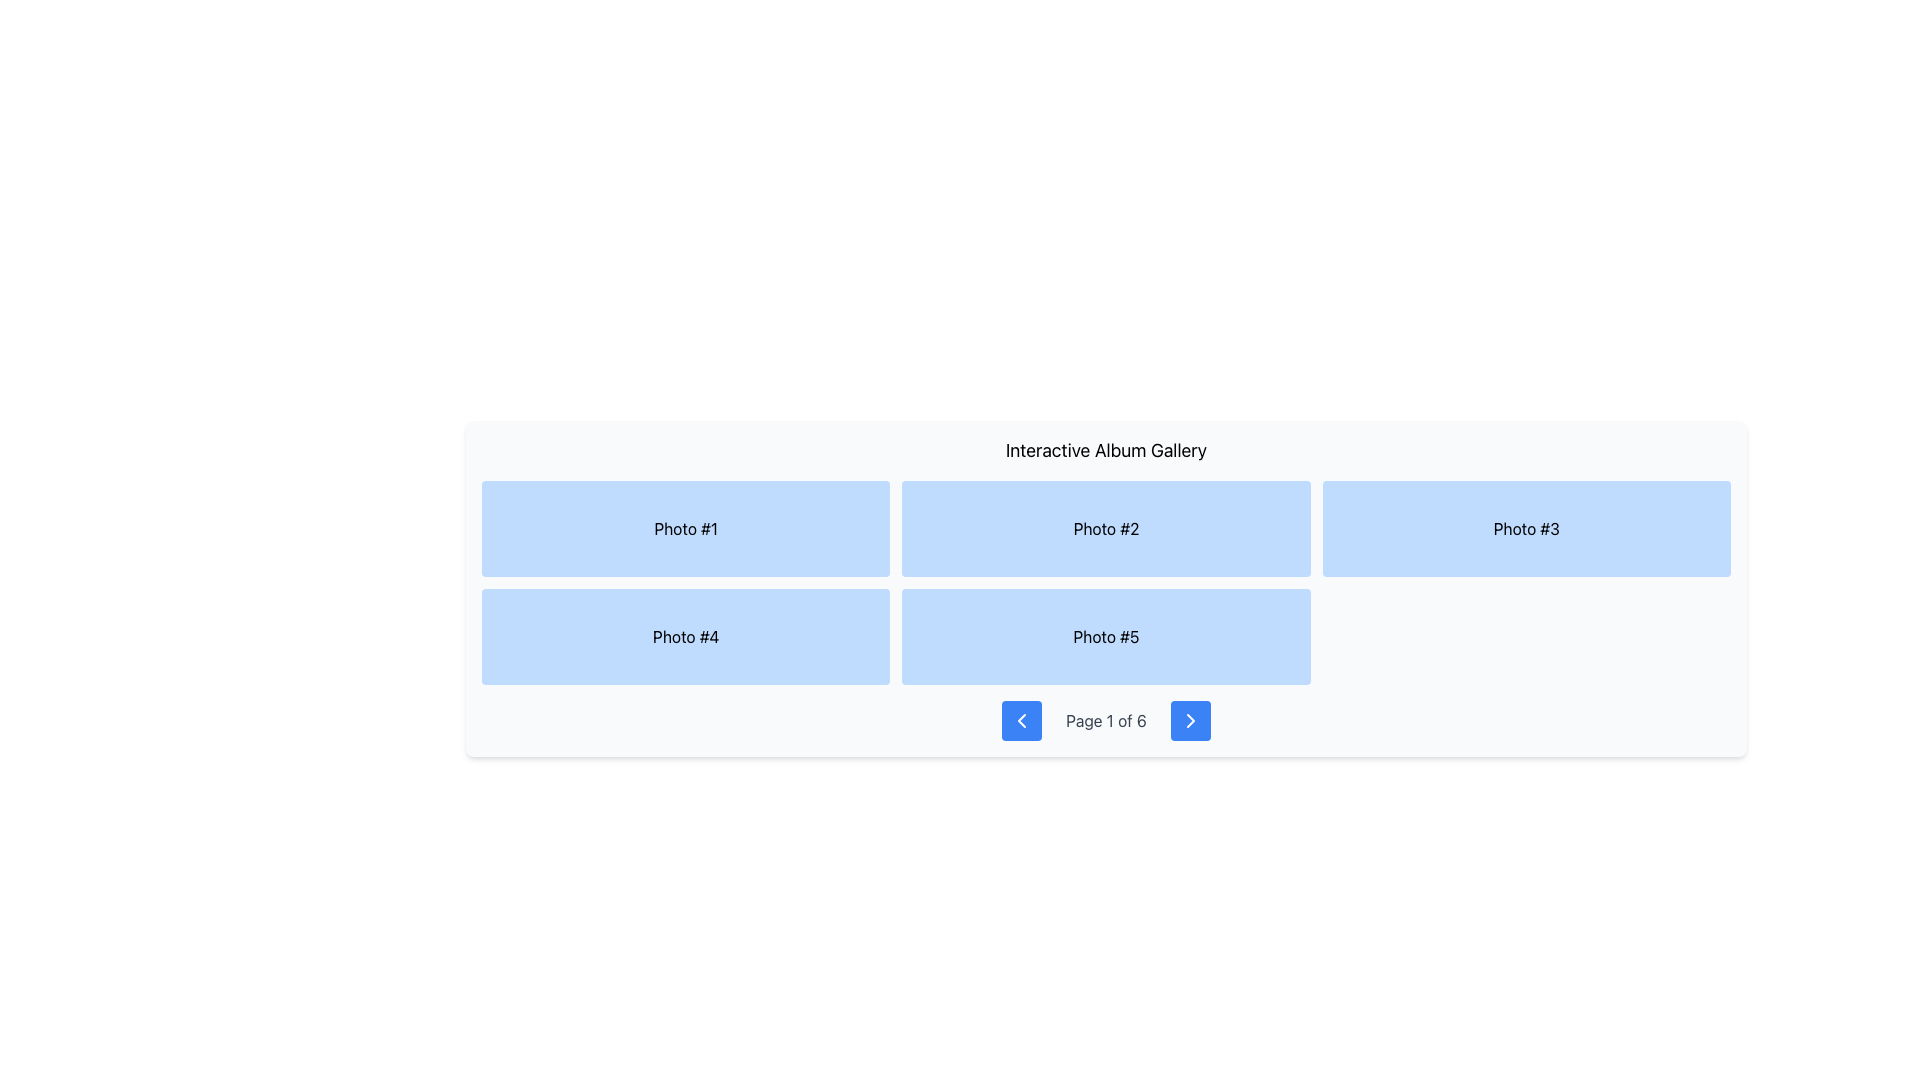 This screenshot has width=1920, height=1080. What do you see at coordinates (1190, 721) in the screenshot?
I see `the button containing the rightward chevron SVG icon` at bounding box center [1190, 721].